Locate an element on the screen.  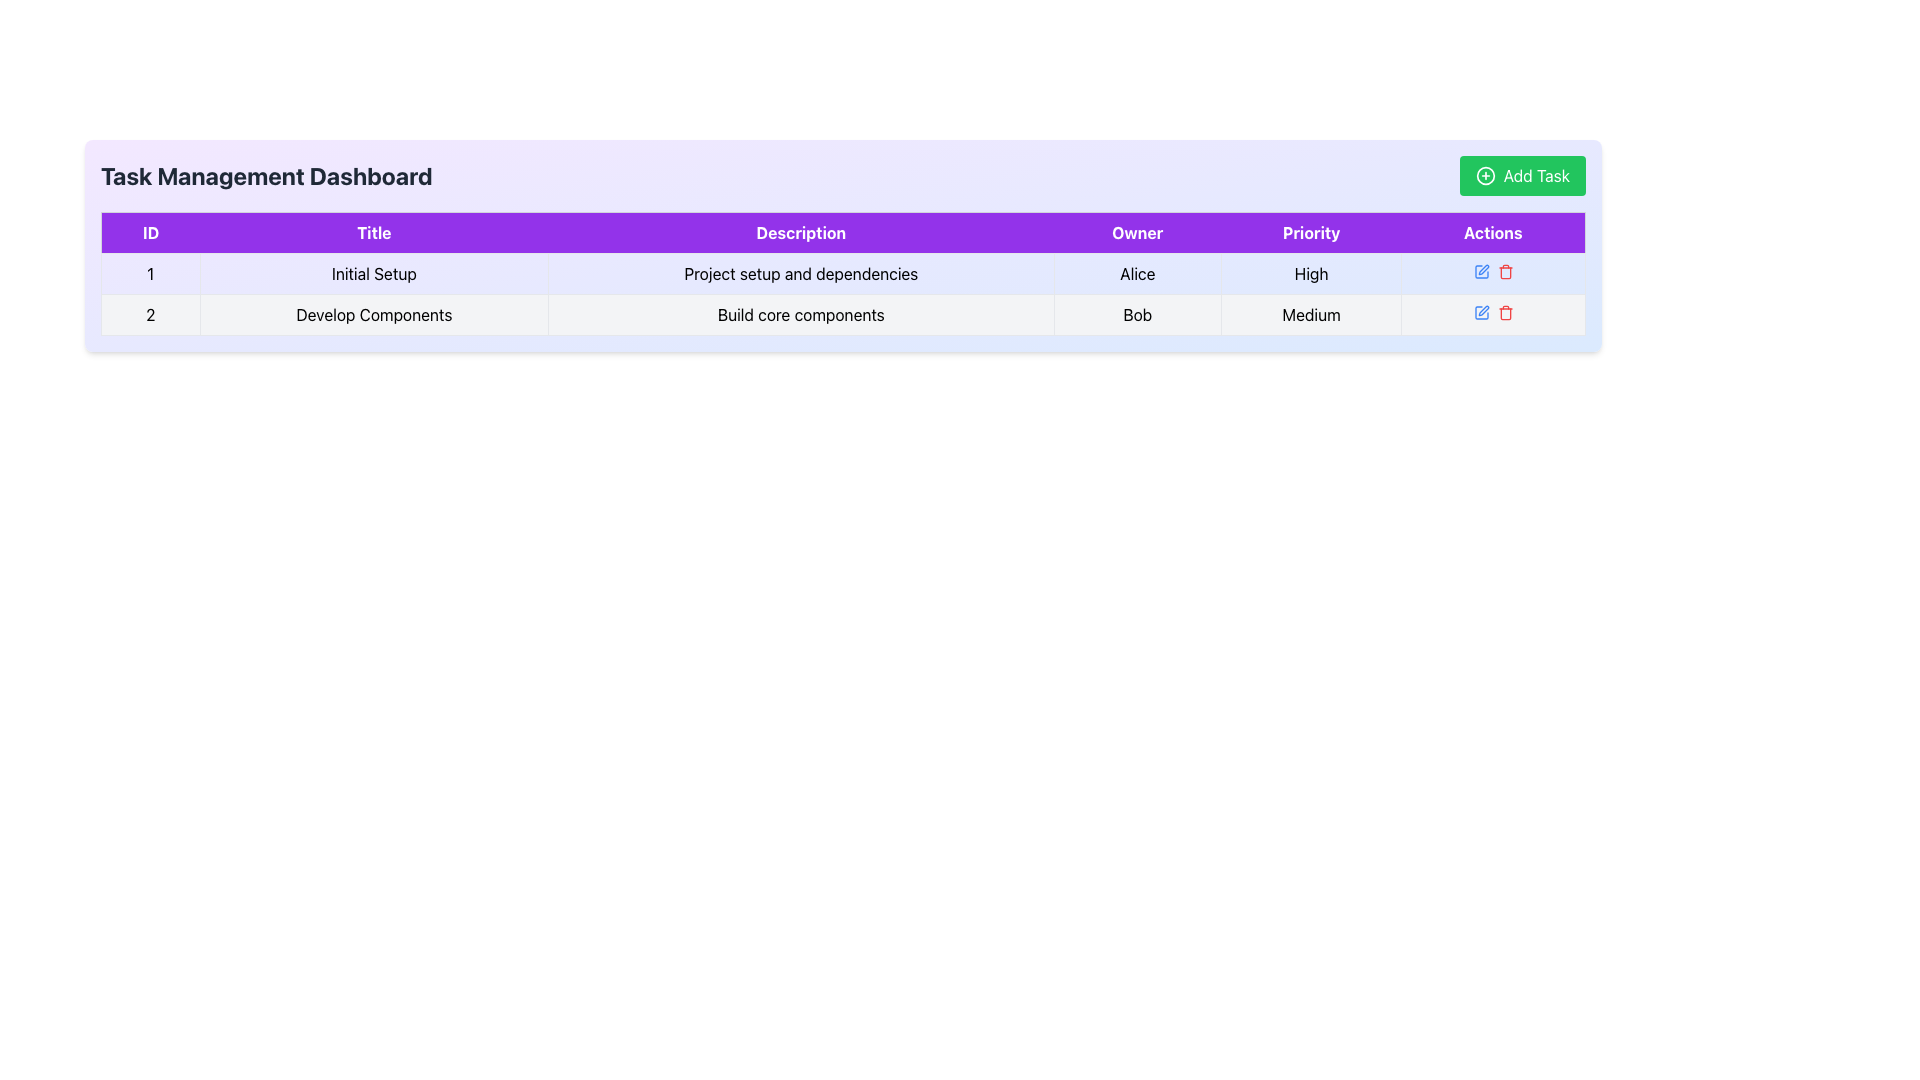
the Text Component that describes the task 'Initial Setup' with the details 'Project setup and dependencies' located in the 'Description' column of the table is located at coordinates (801, 273).